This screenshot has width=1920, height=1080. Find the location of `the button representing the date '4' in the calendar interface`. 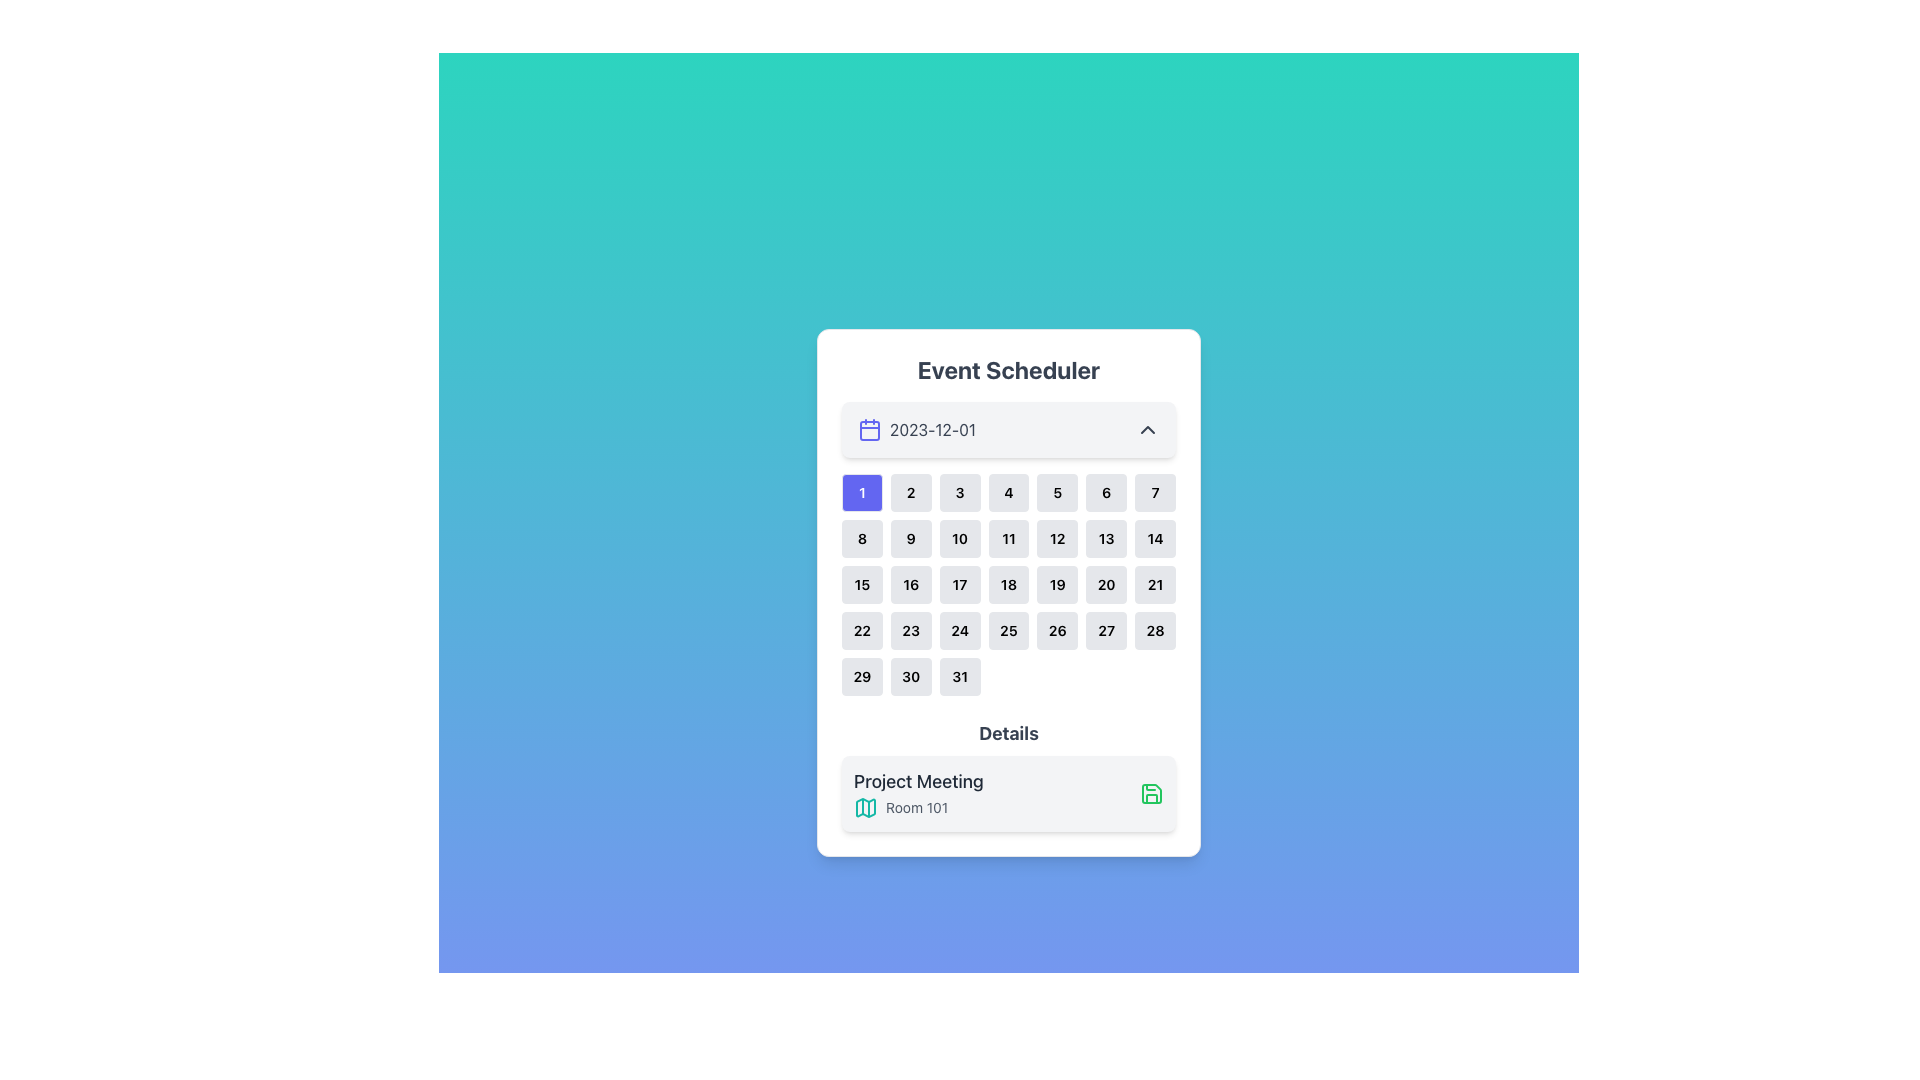

the button representing the date '4' in the calendar interface is located at coordinates (1008, 493).